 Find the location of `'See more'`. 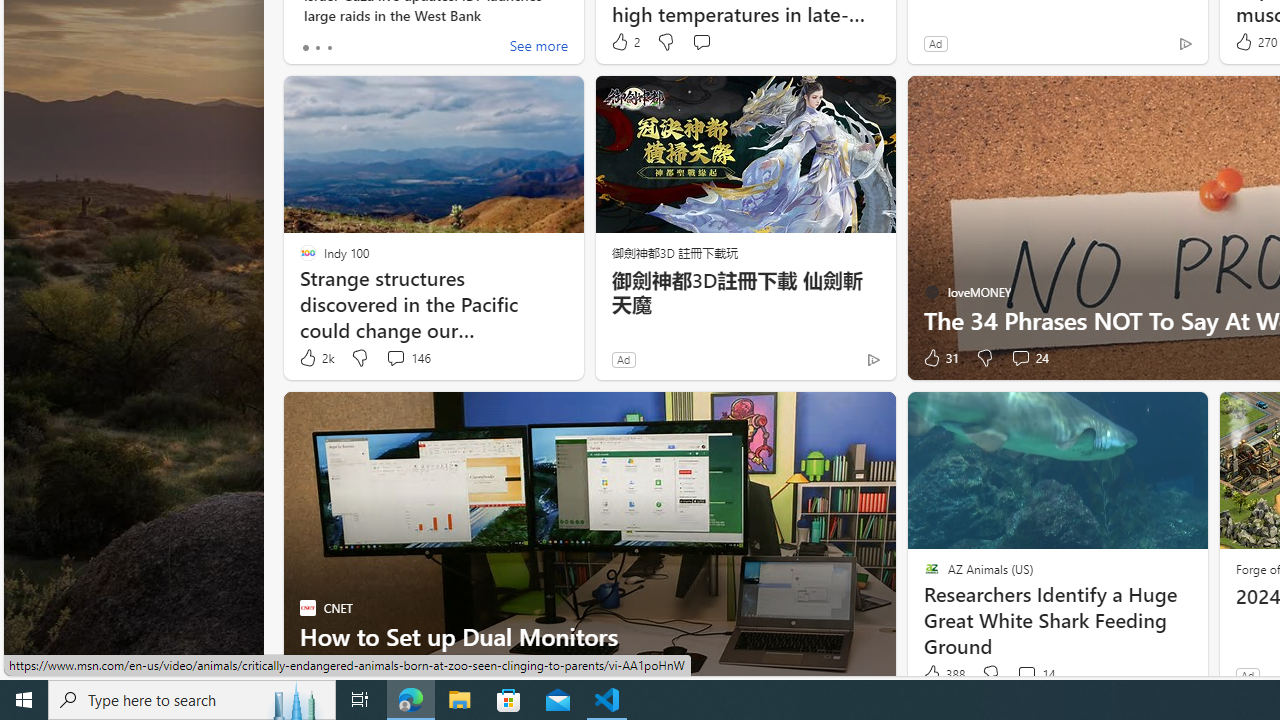

'See more' is located at coordinates (538, 46).